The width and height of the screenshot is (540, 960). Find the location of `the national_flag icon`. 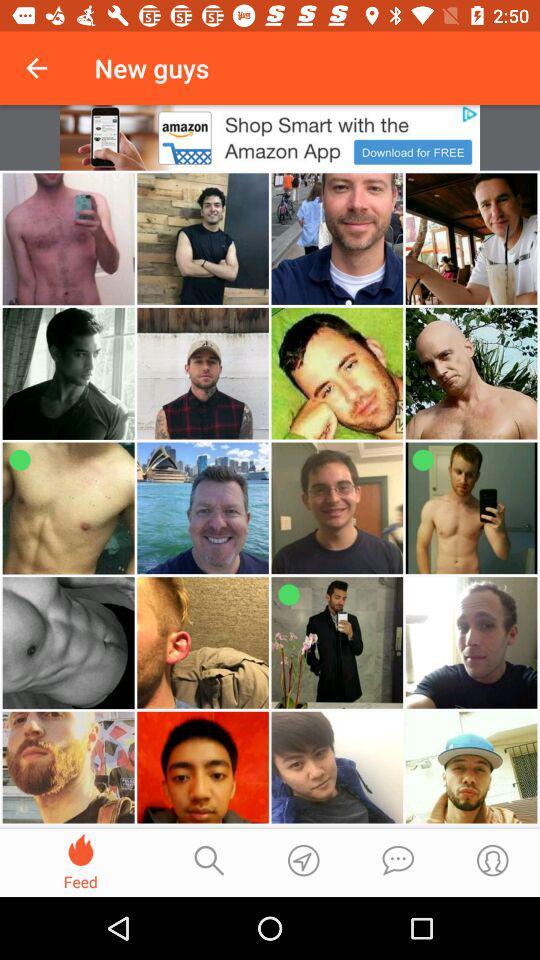

the national_flag icon is located at coordinates (36, 77).